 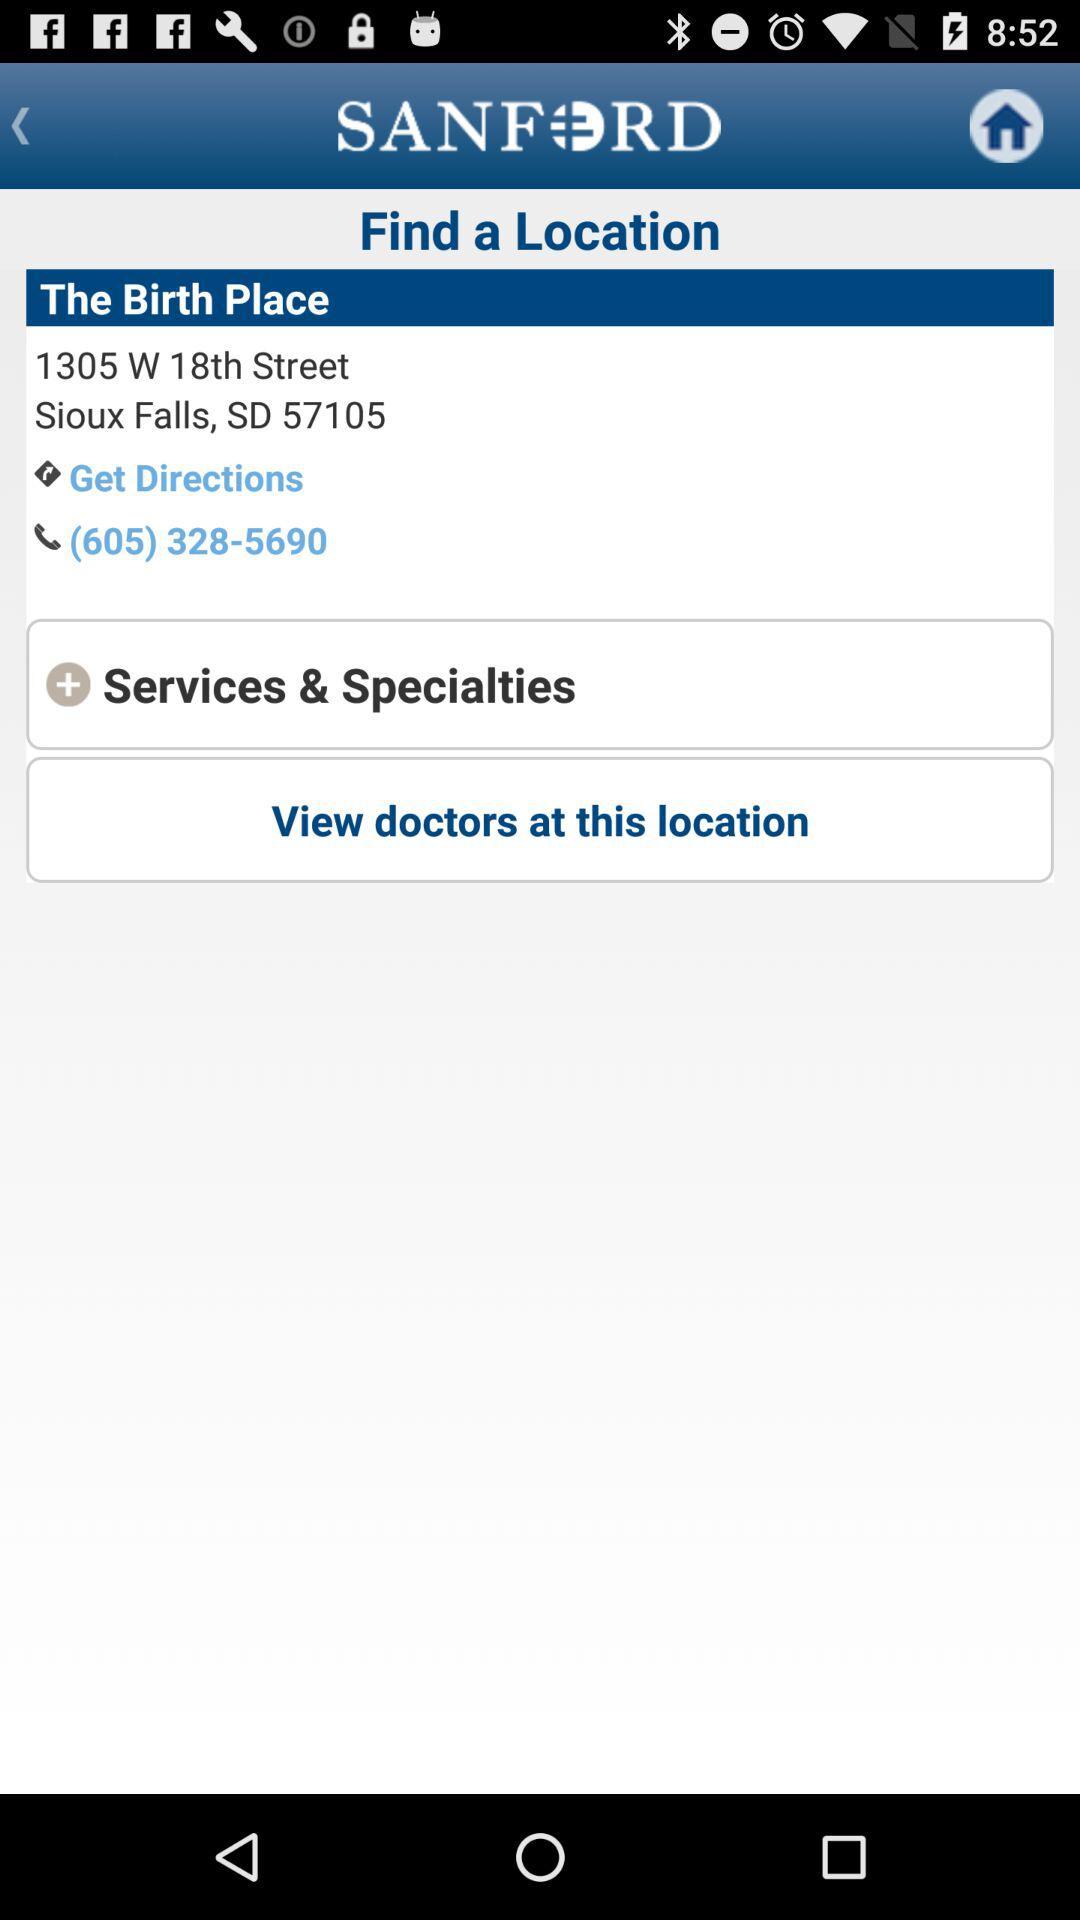 What do you see at coordinates (198, 539) in the screenshot?
I see `(605) 328-5690 item` at bounding box center [198, 539].